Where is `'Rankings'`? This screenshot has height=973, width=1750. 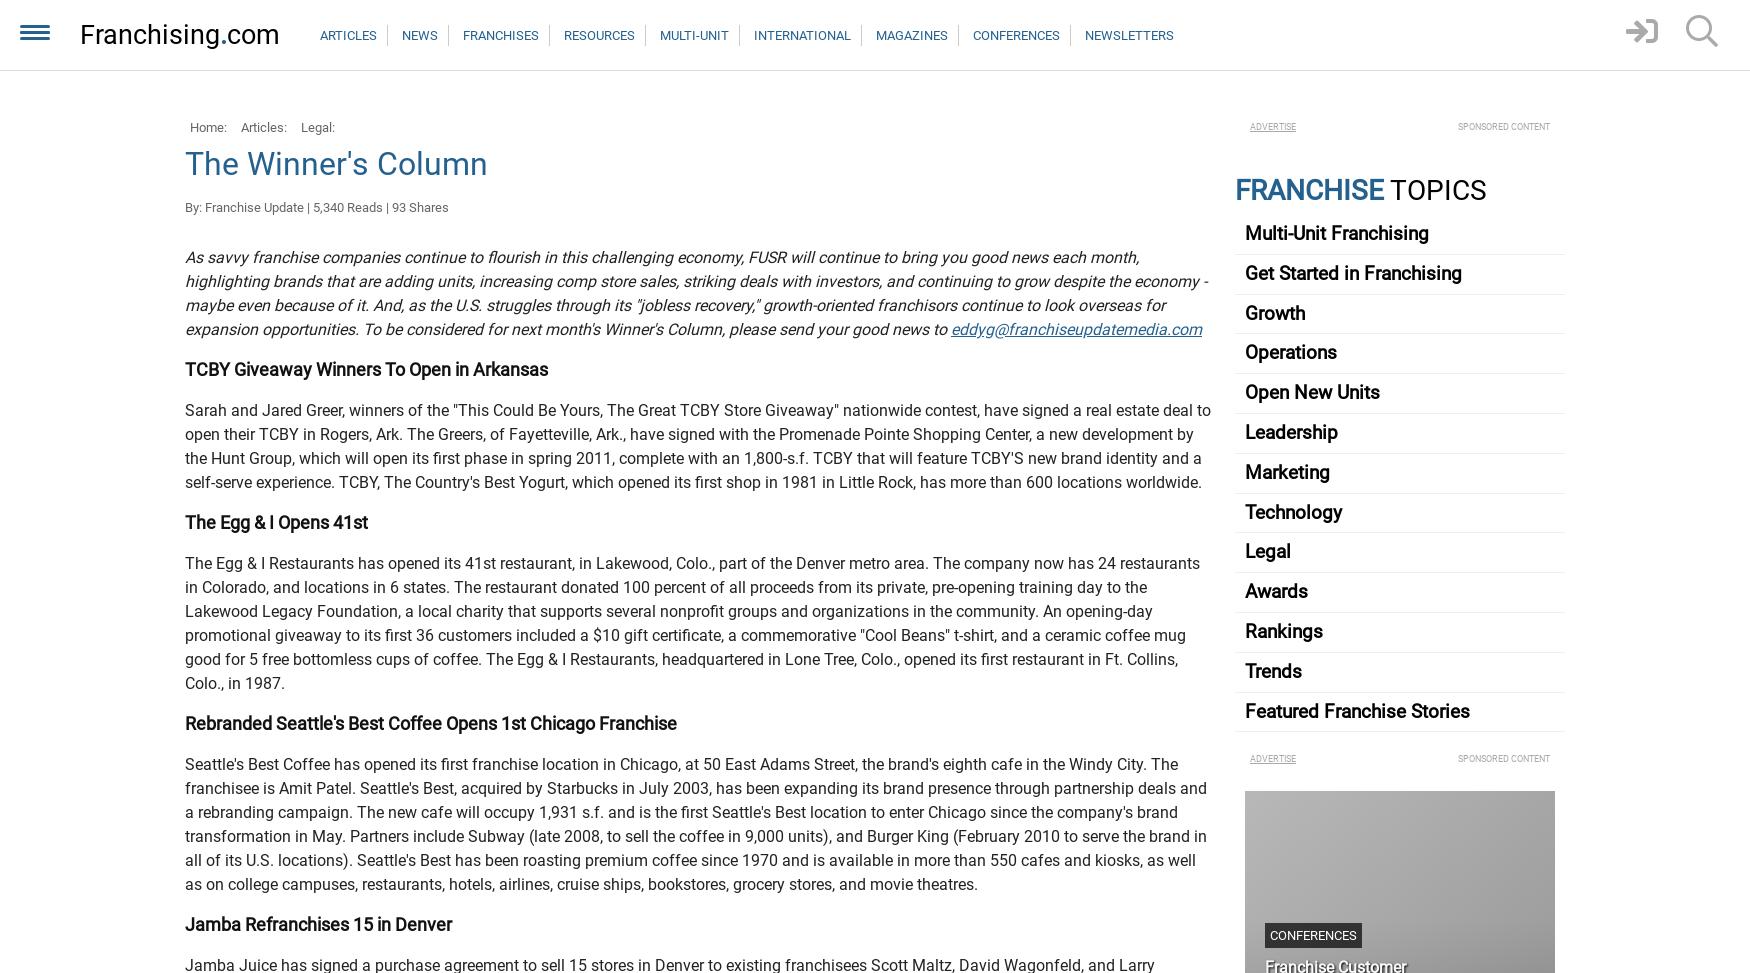 'Rankings' is located at coordinates (1282, 629).